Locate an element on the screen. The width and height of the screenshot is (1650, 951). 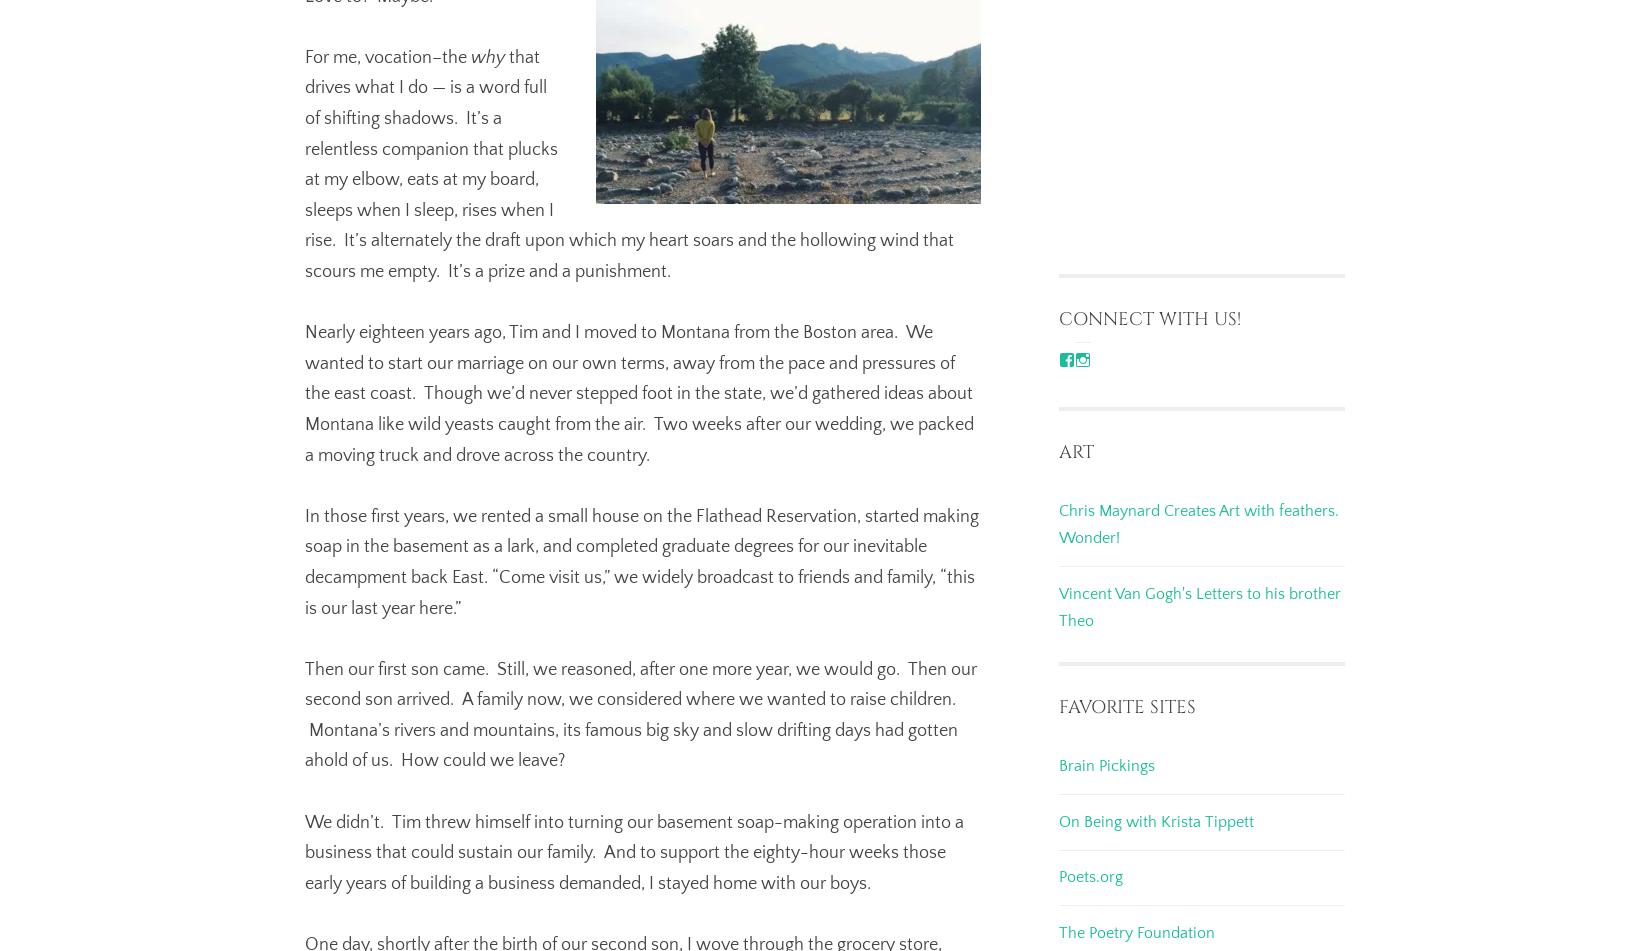
'Then our first son came.  Still, we reasoned, after one more year, we would go.  Then our second son arrived.  A family now, we considered where we wanted to raise children.  Montana’s rivers and mountains, its famous big sky and slow drifting days had gotten ahold of us.  How could we leave?' is located at coordinates (640, 713).